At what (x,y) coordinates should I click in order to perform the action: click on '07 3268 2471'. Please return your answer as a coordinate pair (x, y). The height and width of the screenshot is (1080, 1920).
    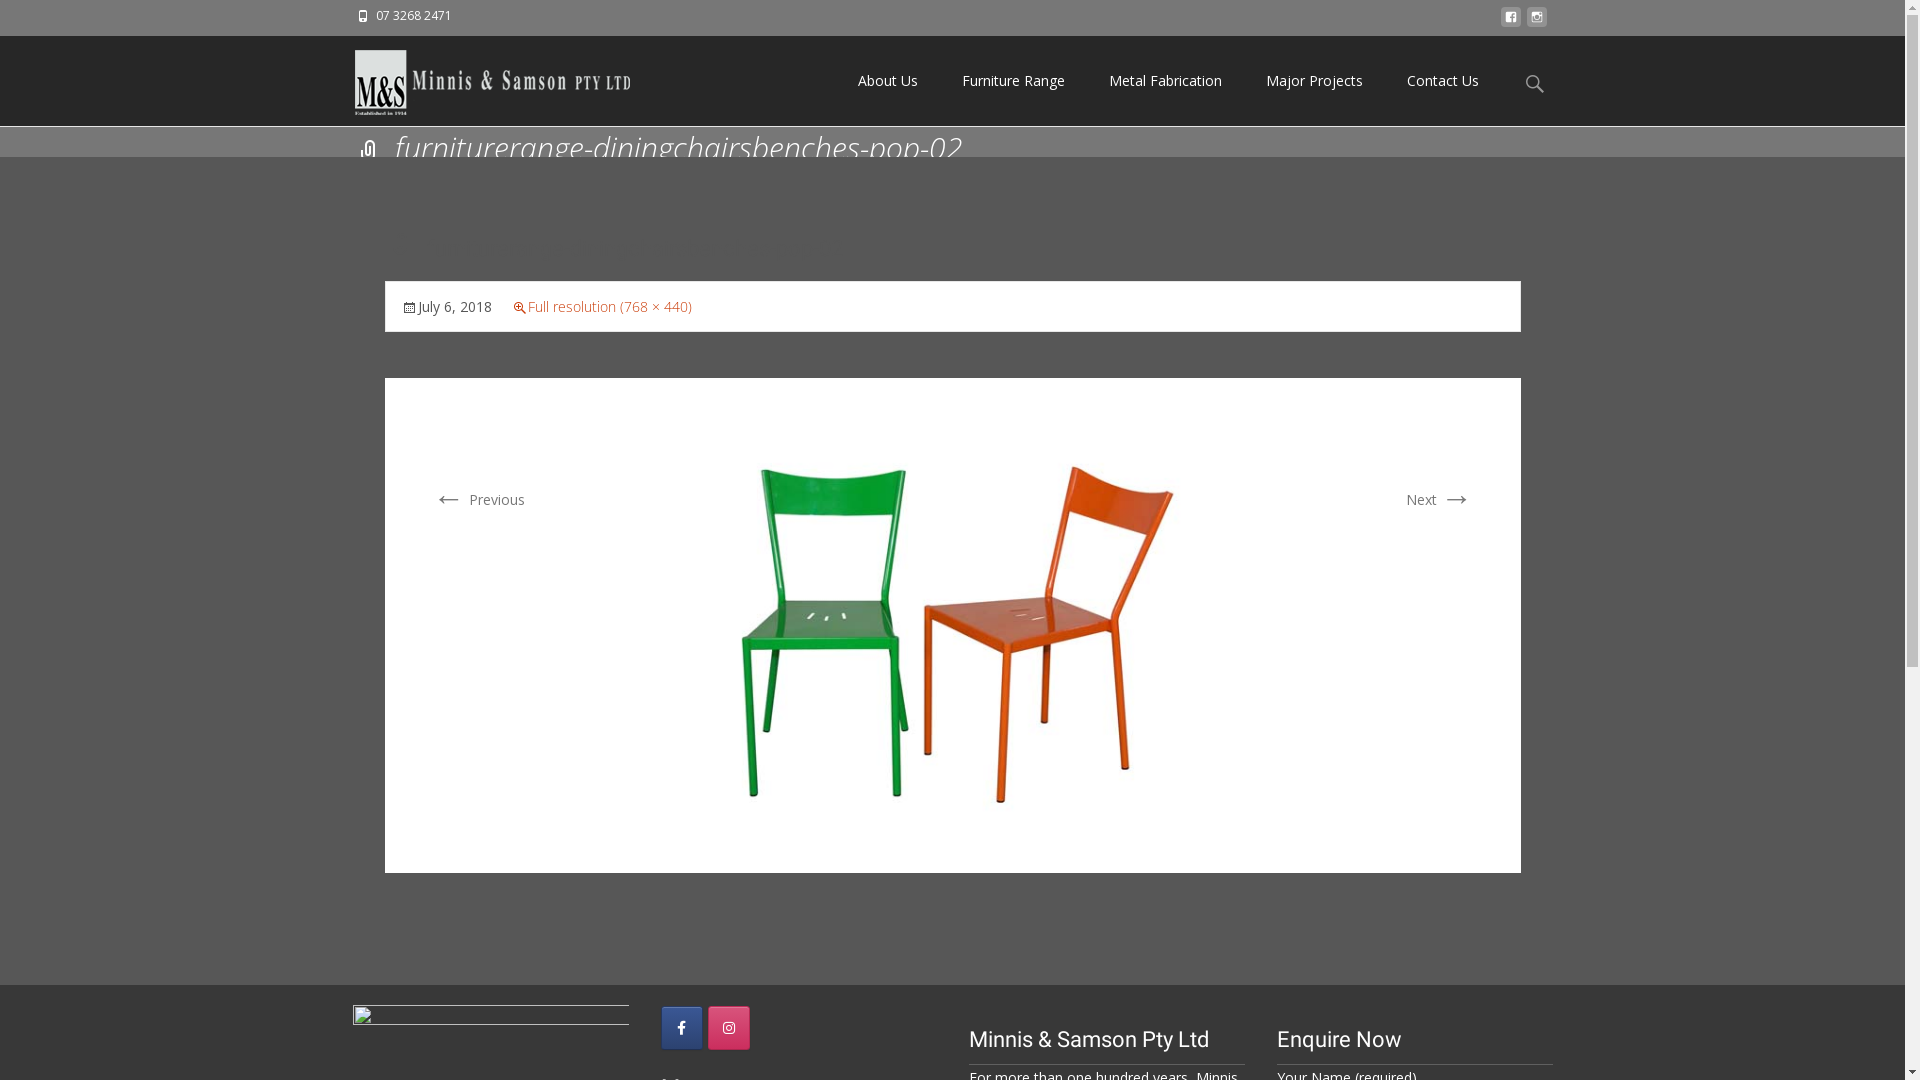
    Looking at the image, I should click on (412, 15).